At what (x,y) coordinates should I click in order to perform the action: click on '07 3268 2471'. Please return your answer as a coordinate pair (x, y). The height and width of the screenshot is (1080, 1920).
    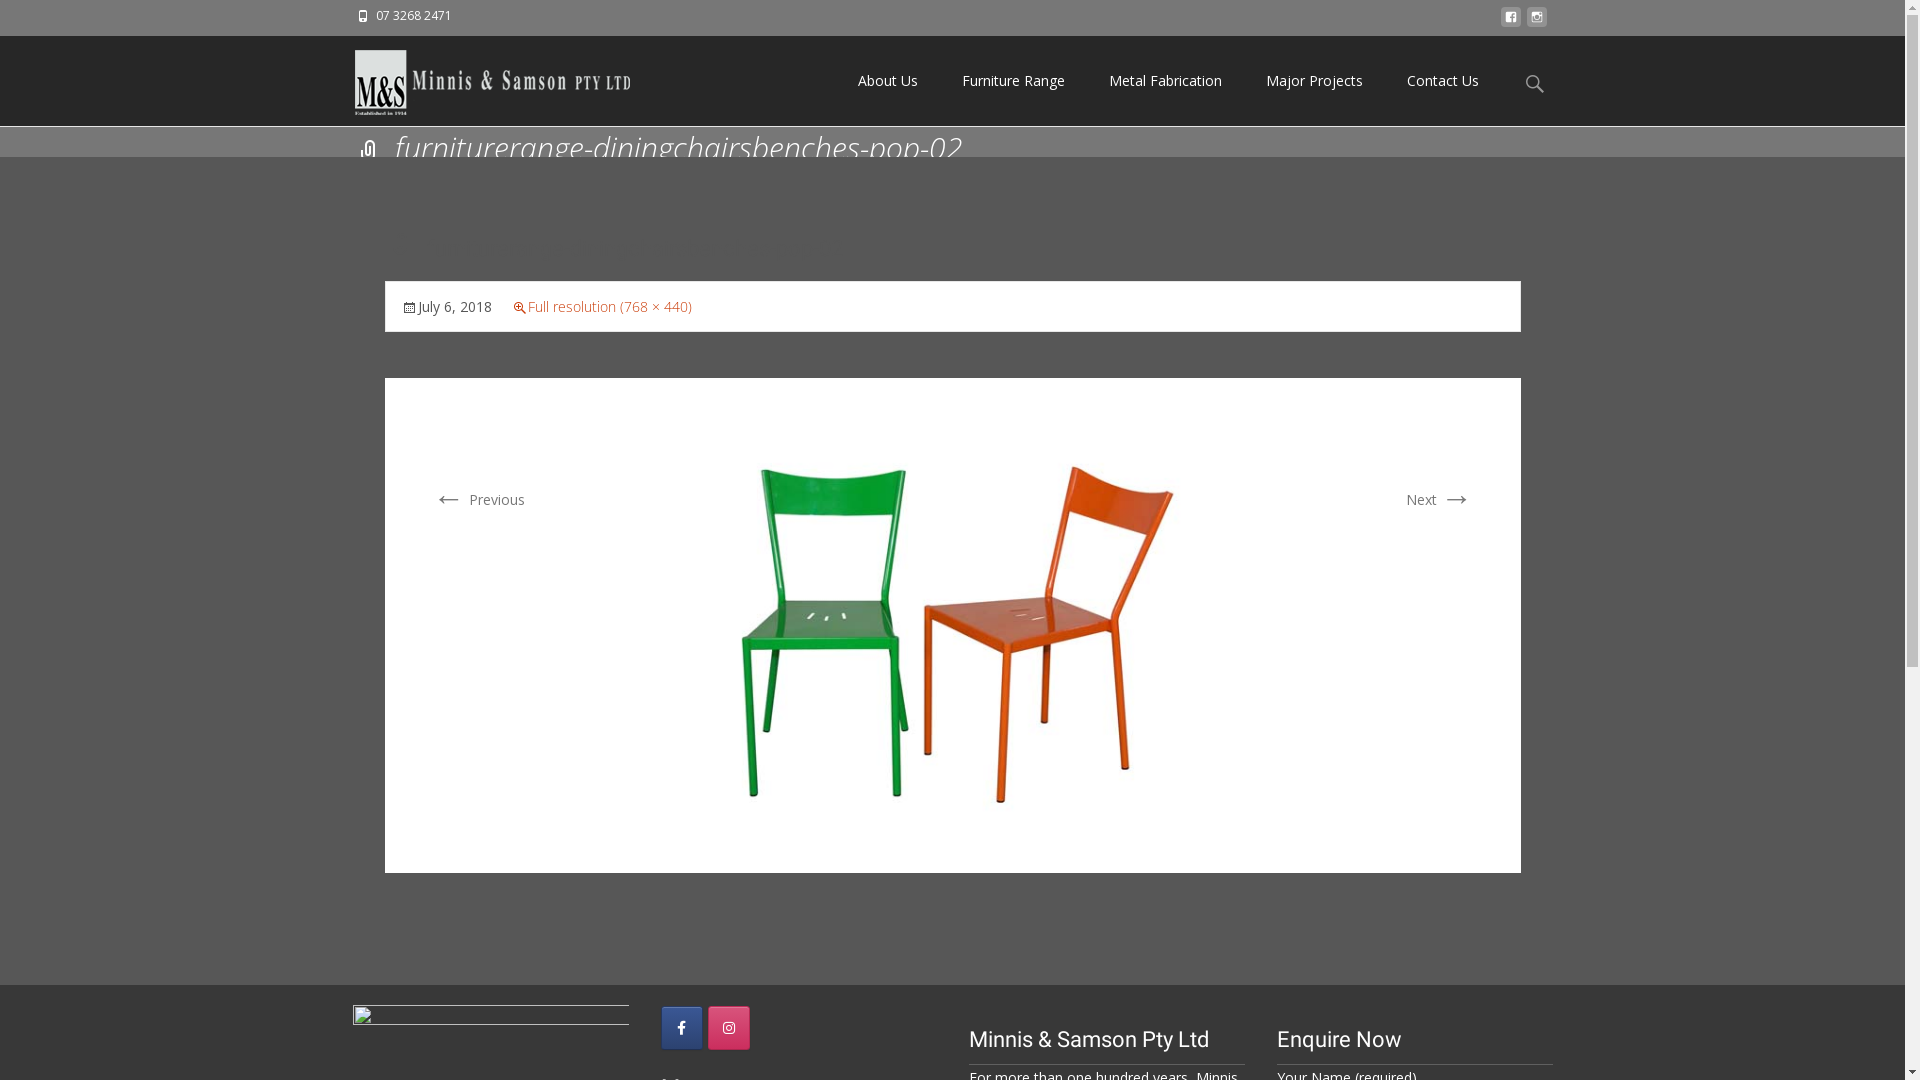
    Looking at the image, I should click on (412, 15).